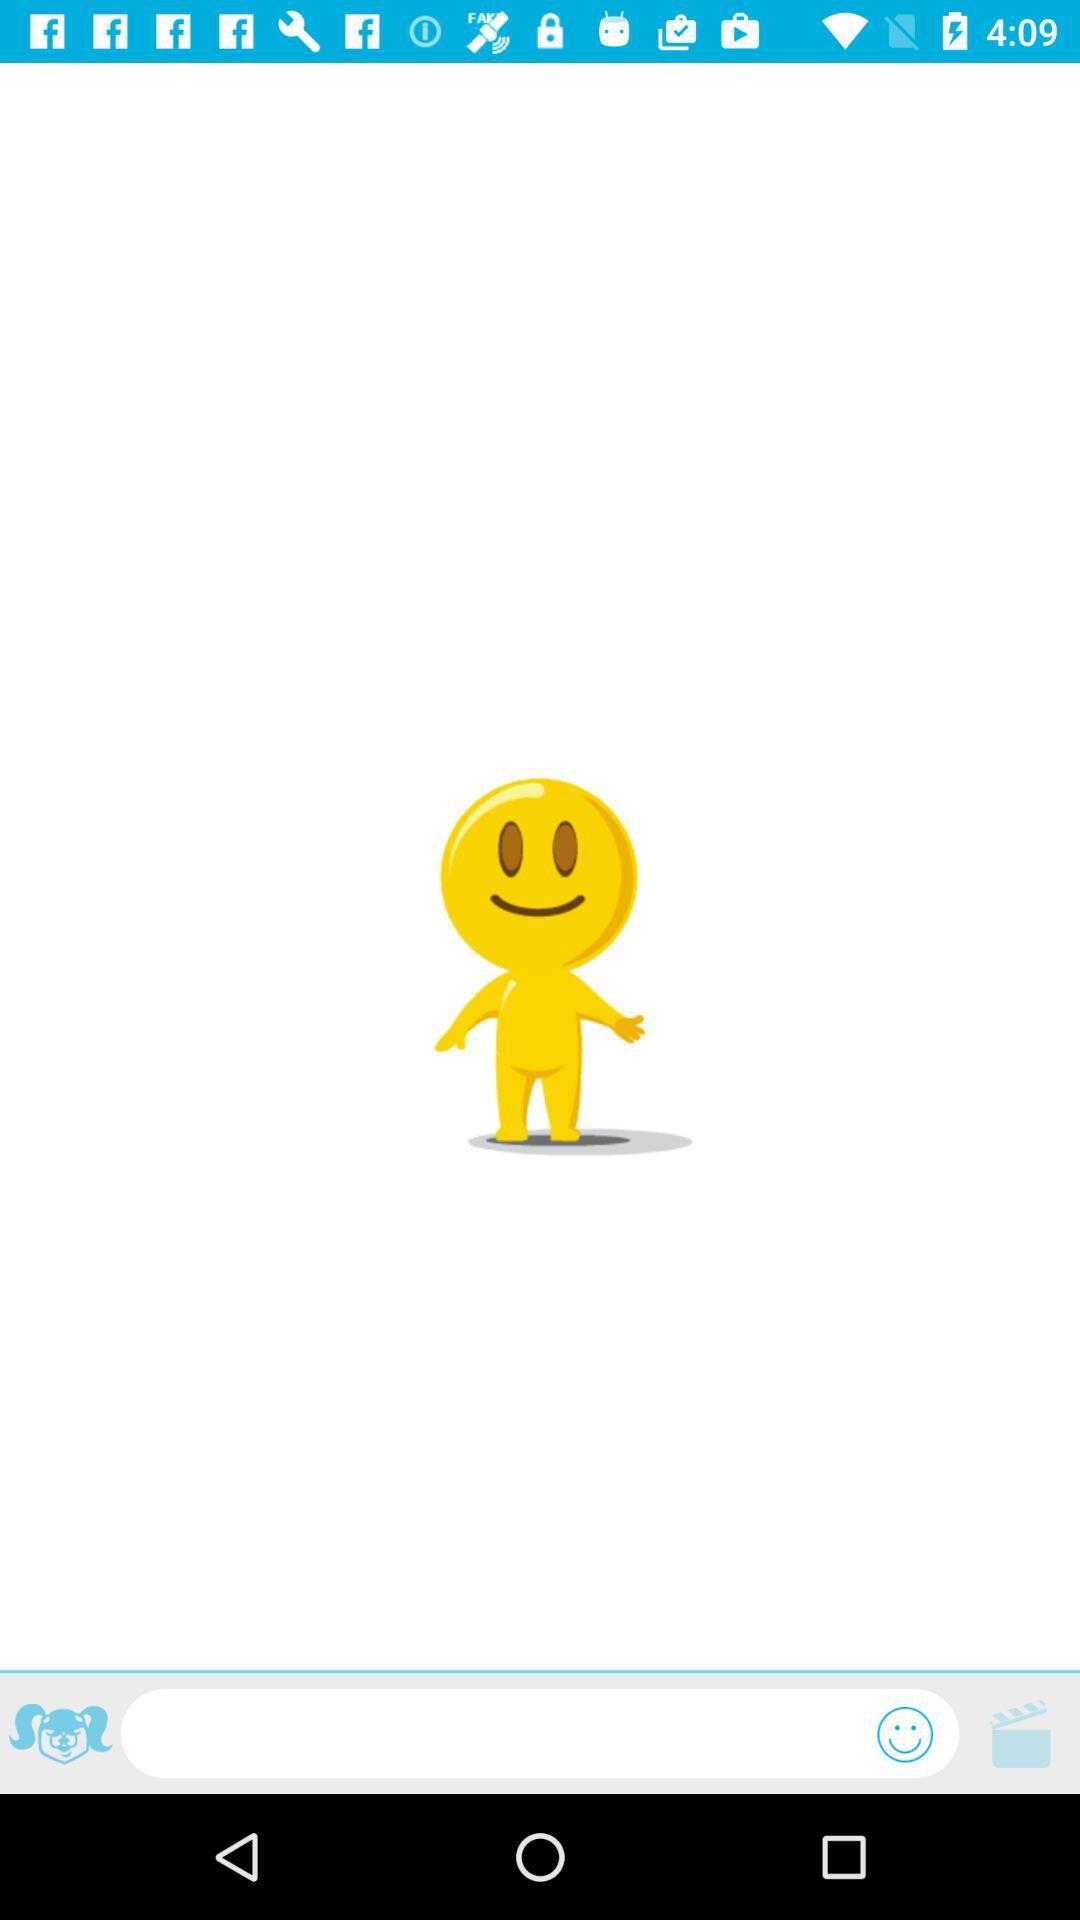 The width and height of the screenshot is (1080, 1920). What do you see at coordinates (1019, 1732) in the screenshot?
I see `edit clip` at bounding box center [1019, 1732].